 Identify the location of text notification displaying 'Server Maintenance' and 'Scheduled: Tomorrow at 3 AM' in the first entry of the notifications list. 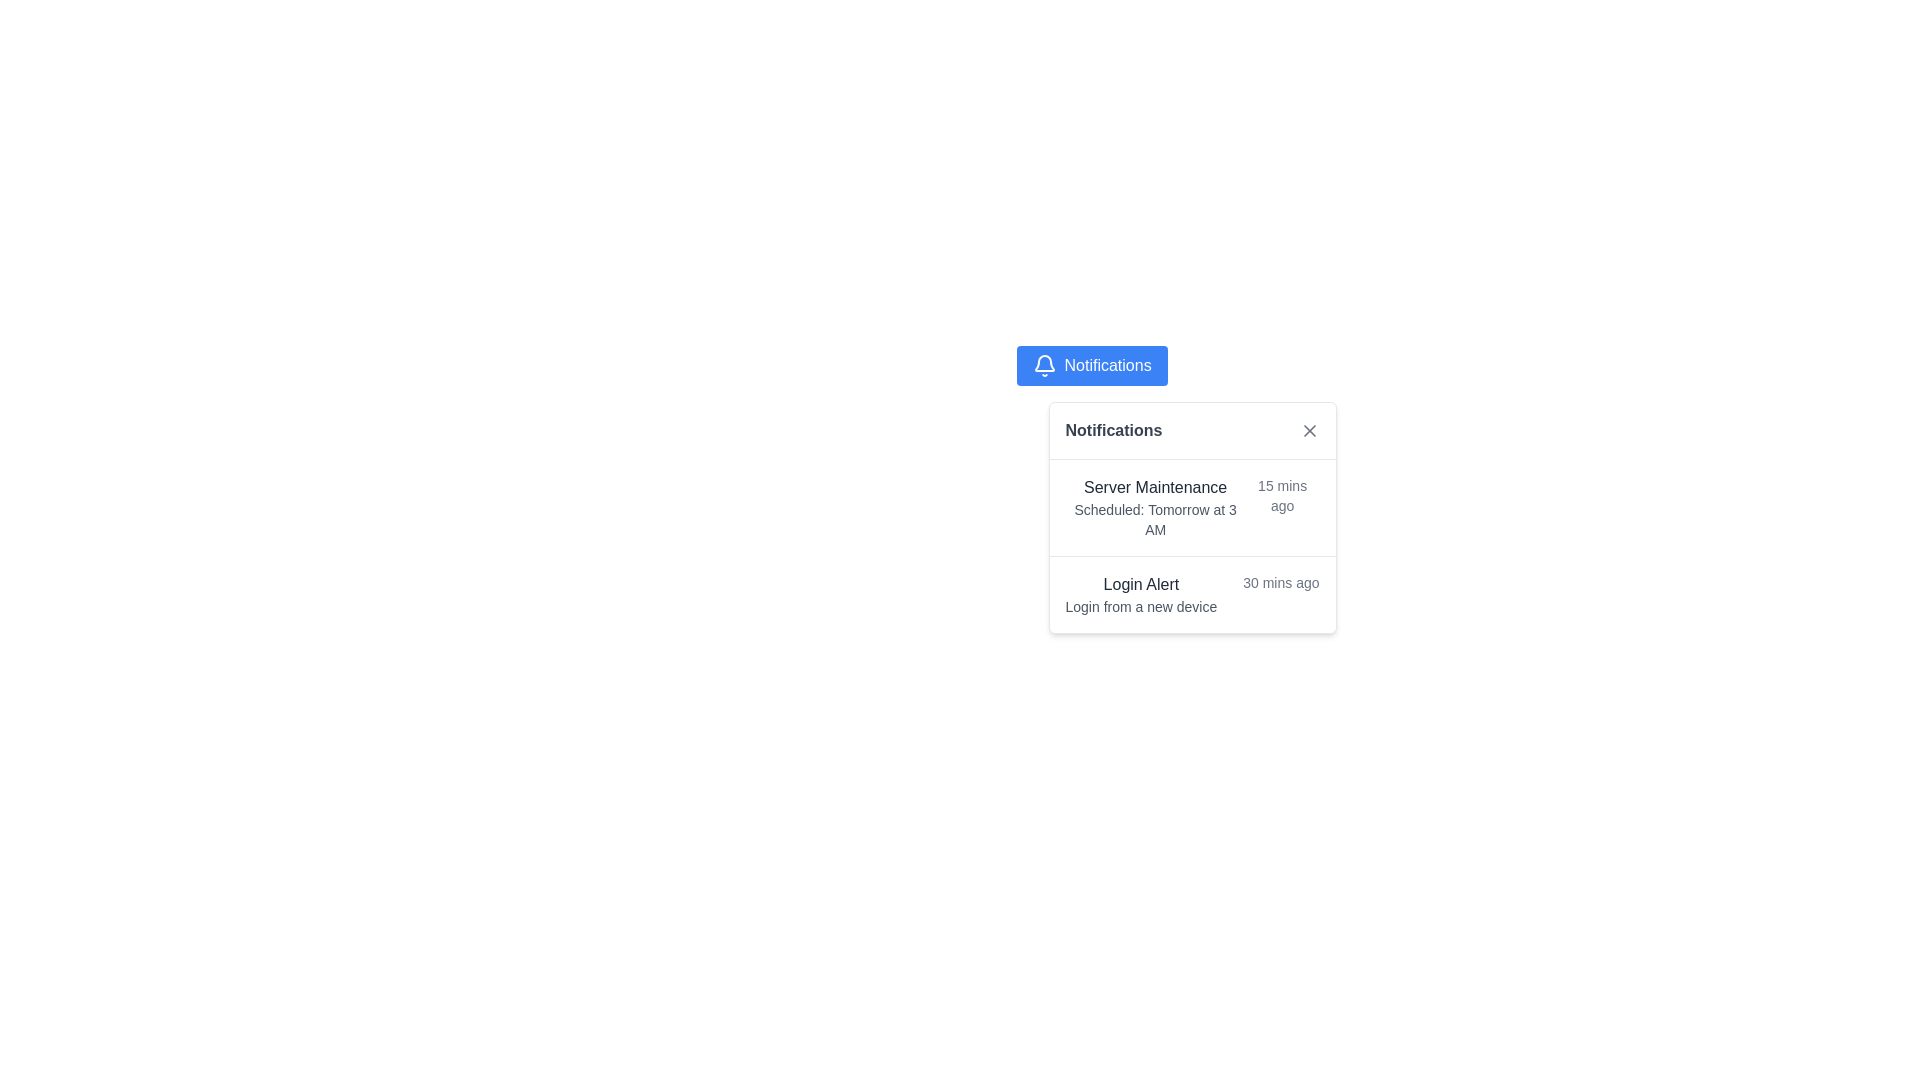
(1155, 507).